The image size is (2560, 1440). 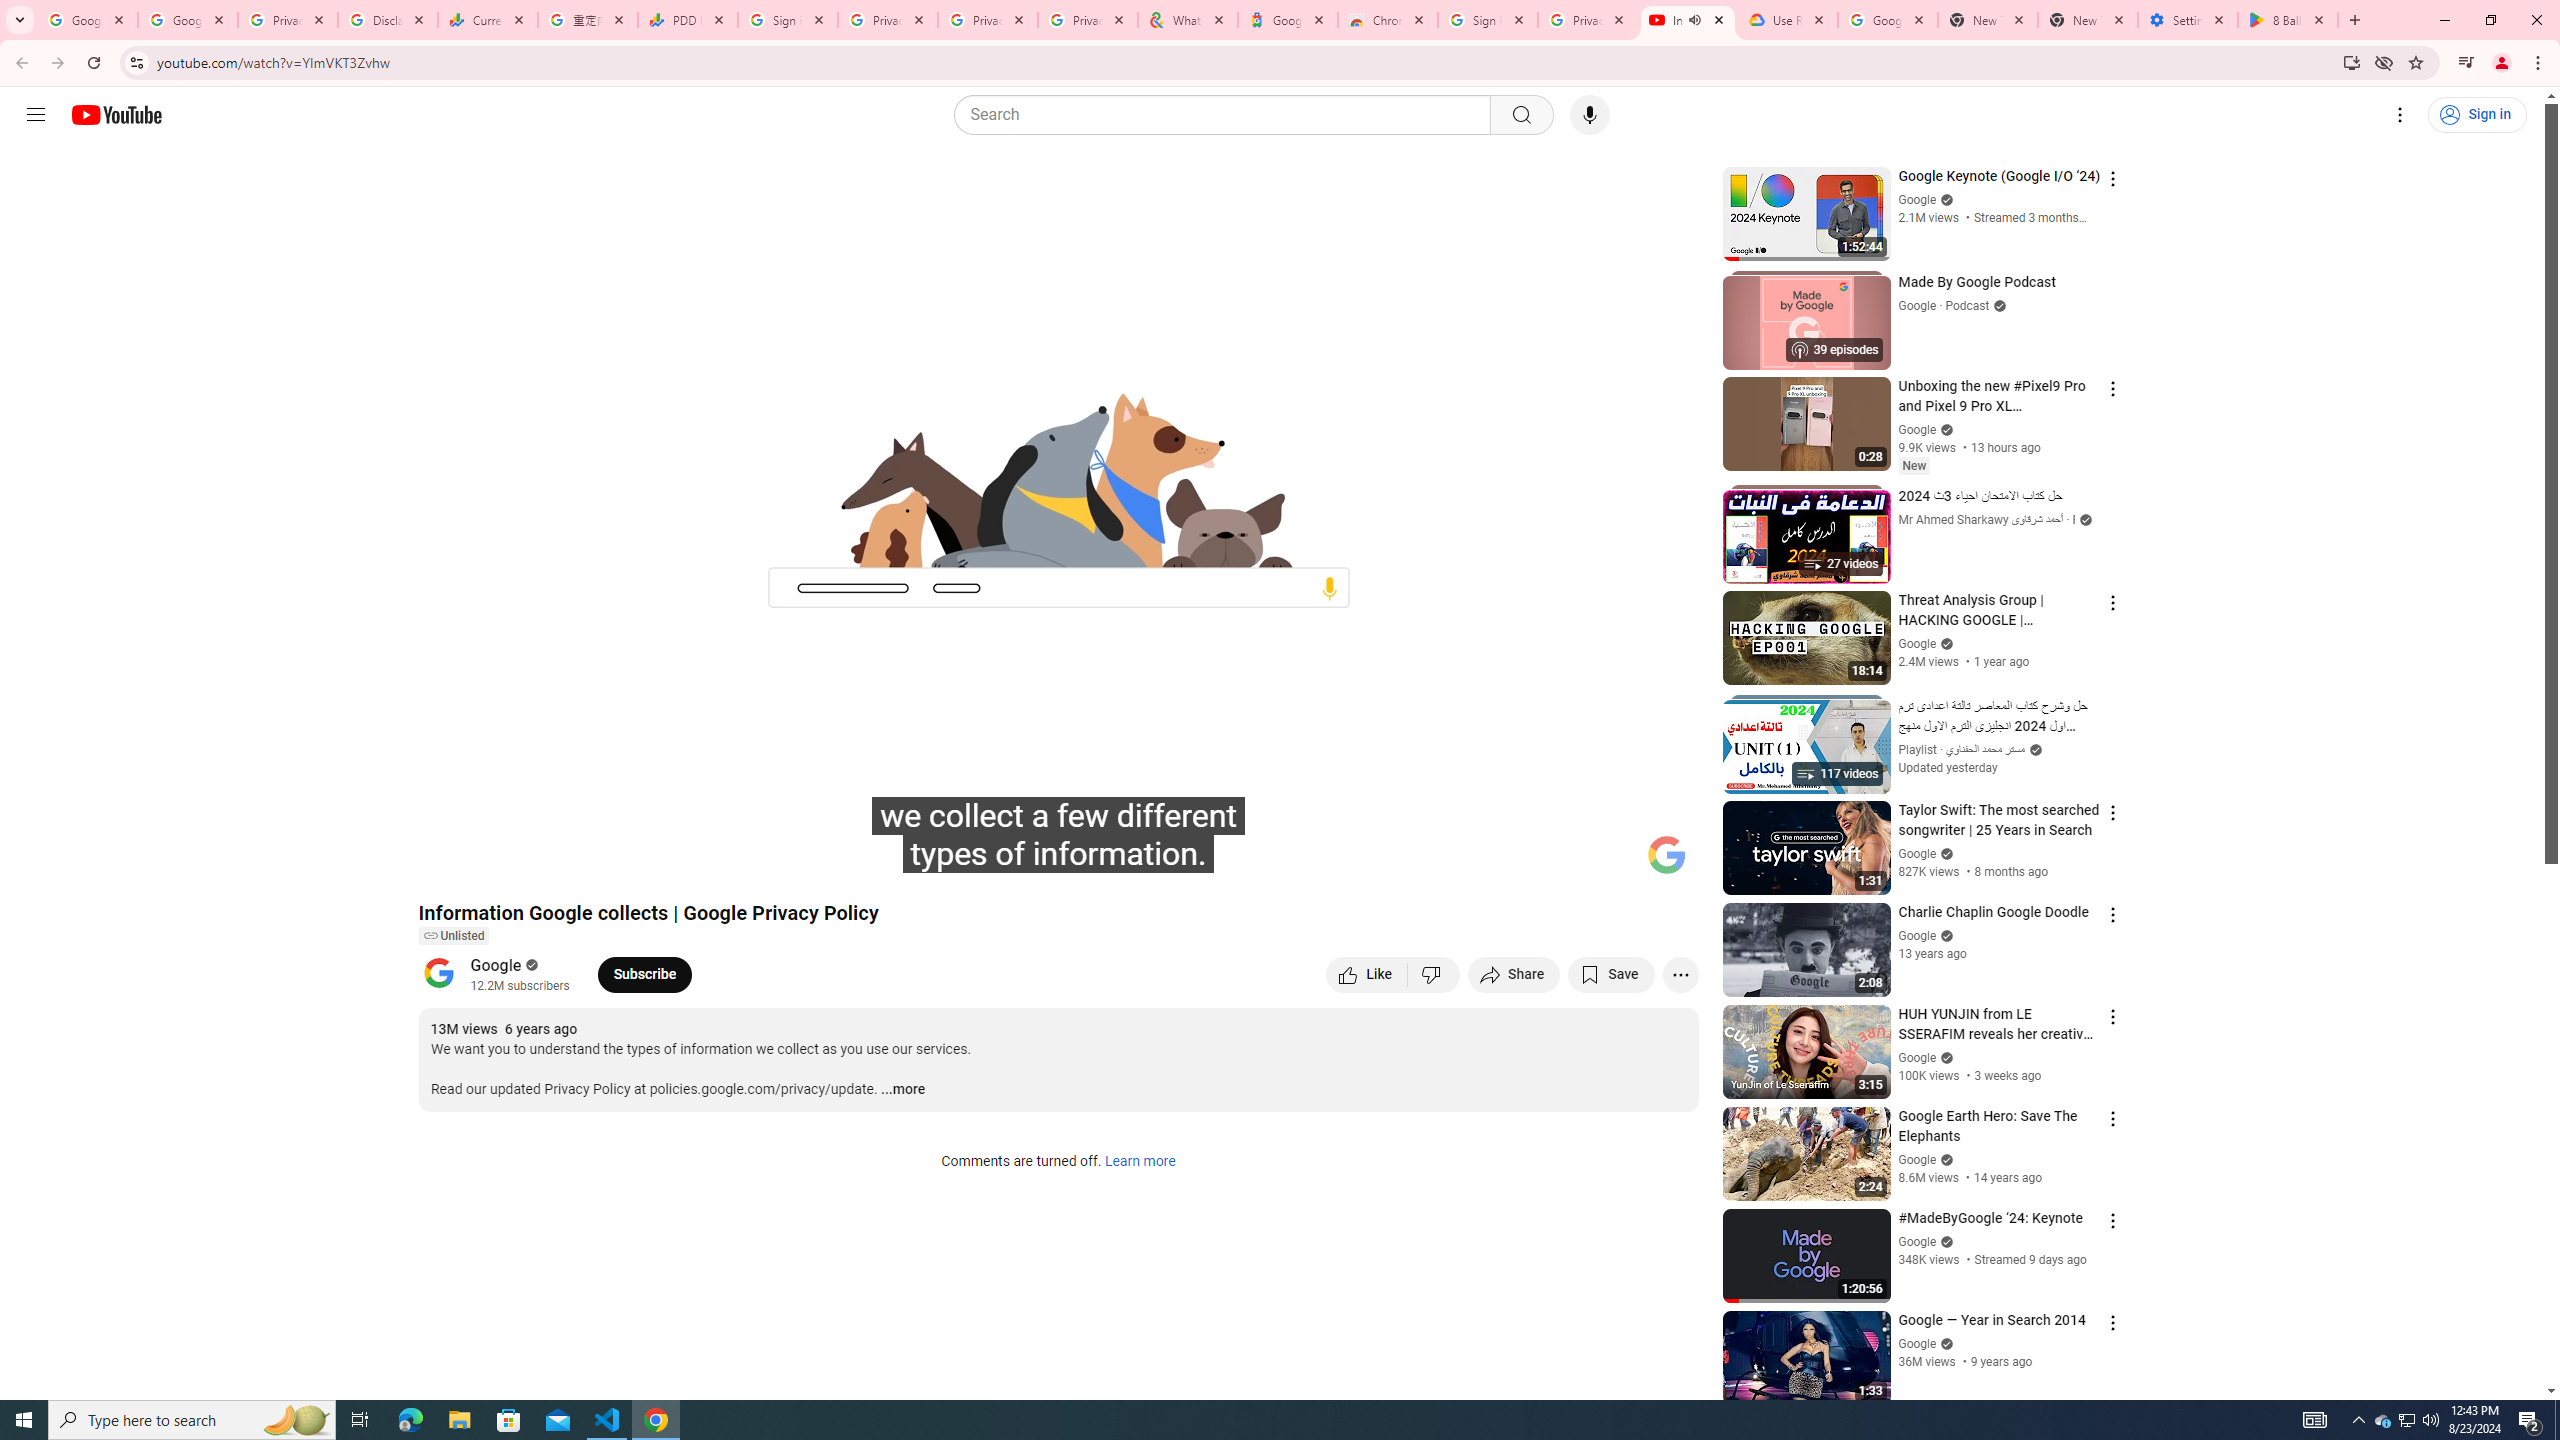 I want to click on 'Sign in - Google Accounts', so click(x=787, y=19).